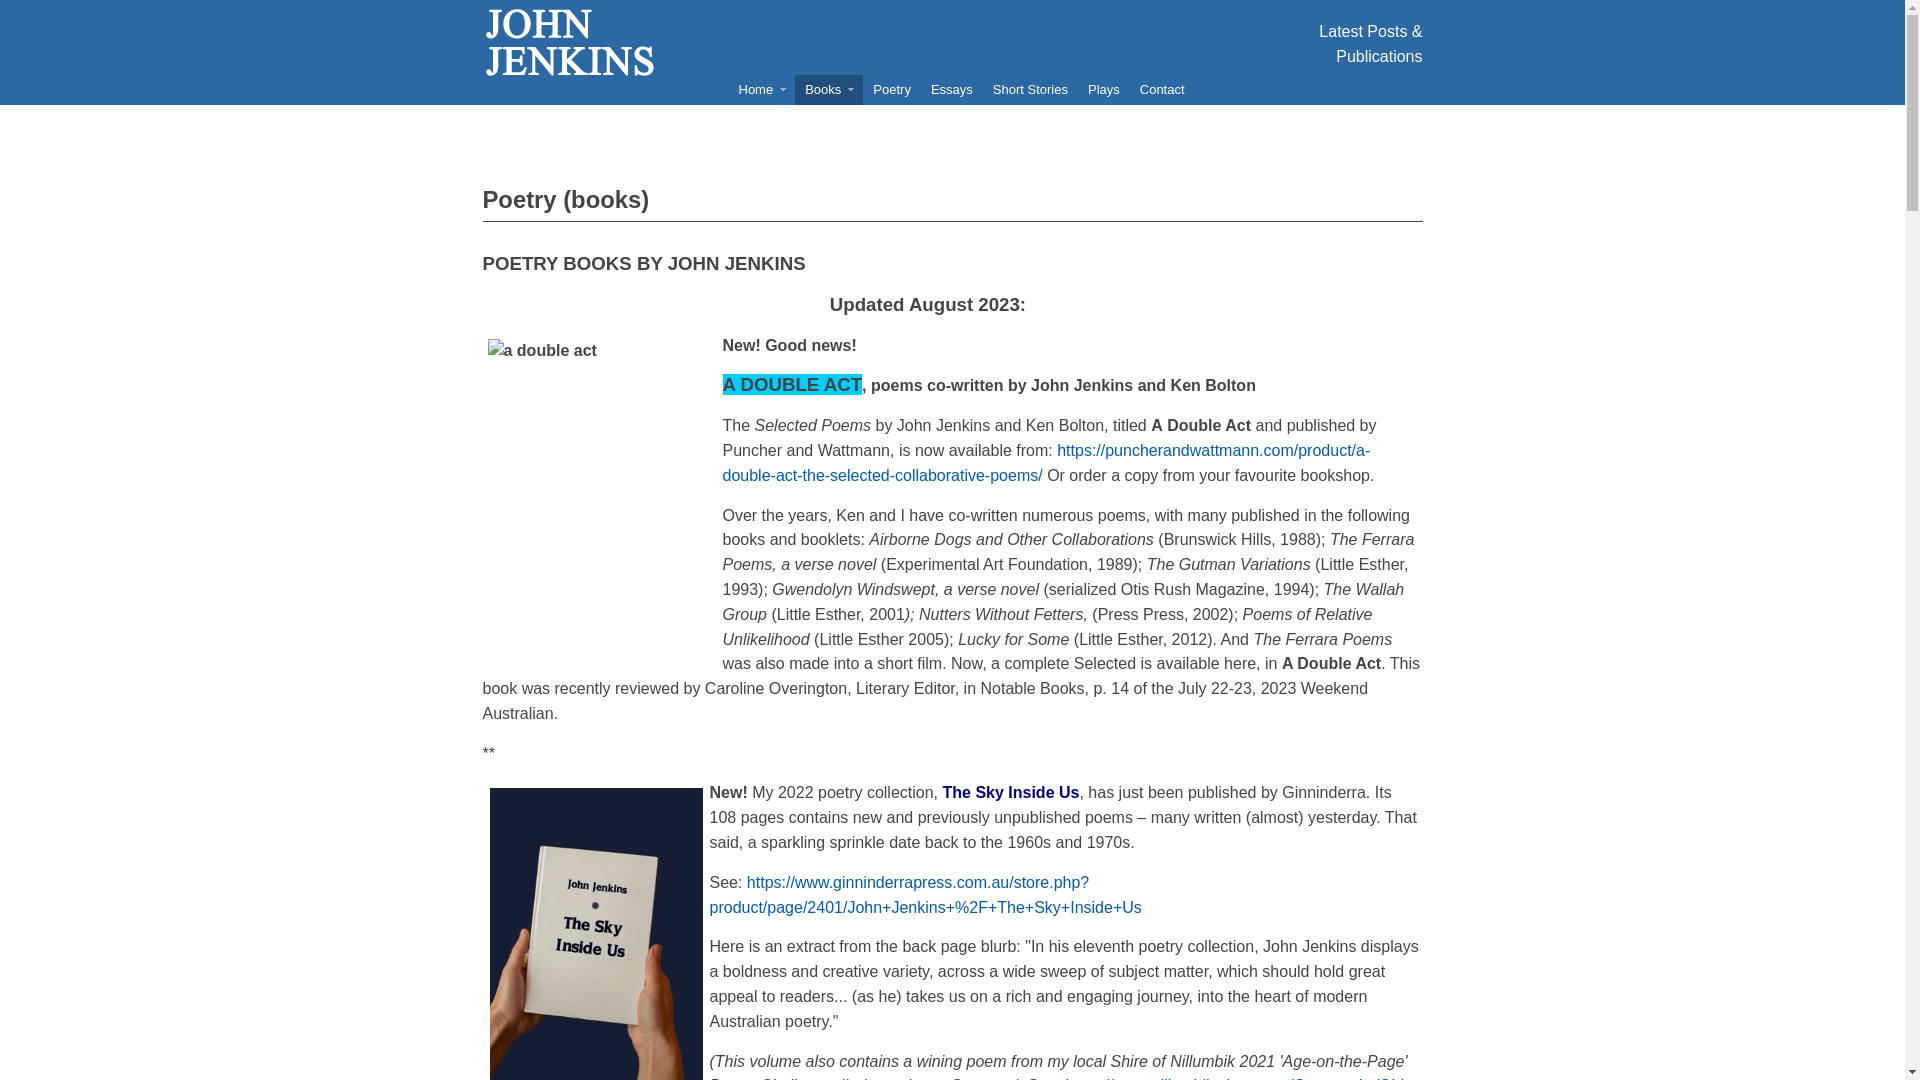 The width and height of the screenshot is (1920, 1080). What do you see at coordinates (1369, 43) in the screenshot?
I see `'Latest Posts & Publications'` at bounding box center [1369, 43].